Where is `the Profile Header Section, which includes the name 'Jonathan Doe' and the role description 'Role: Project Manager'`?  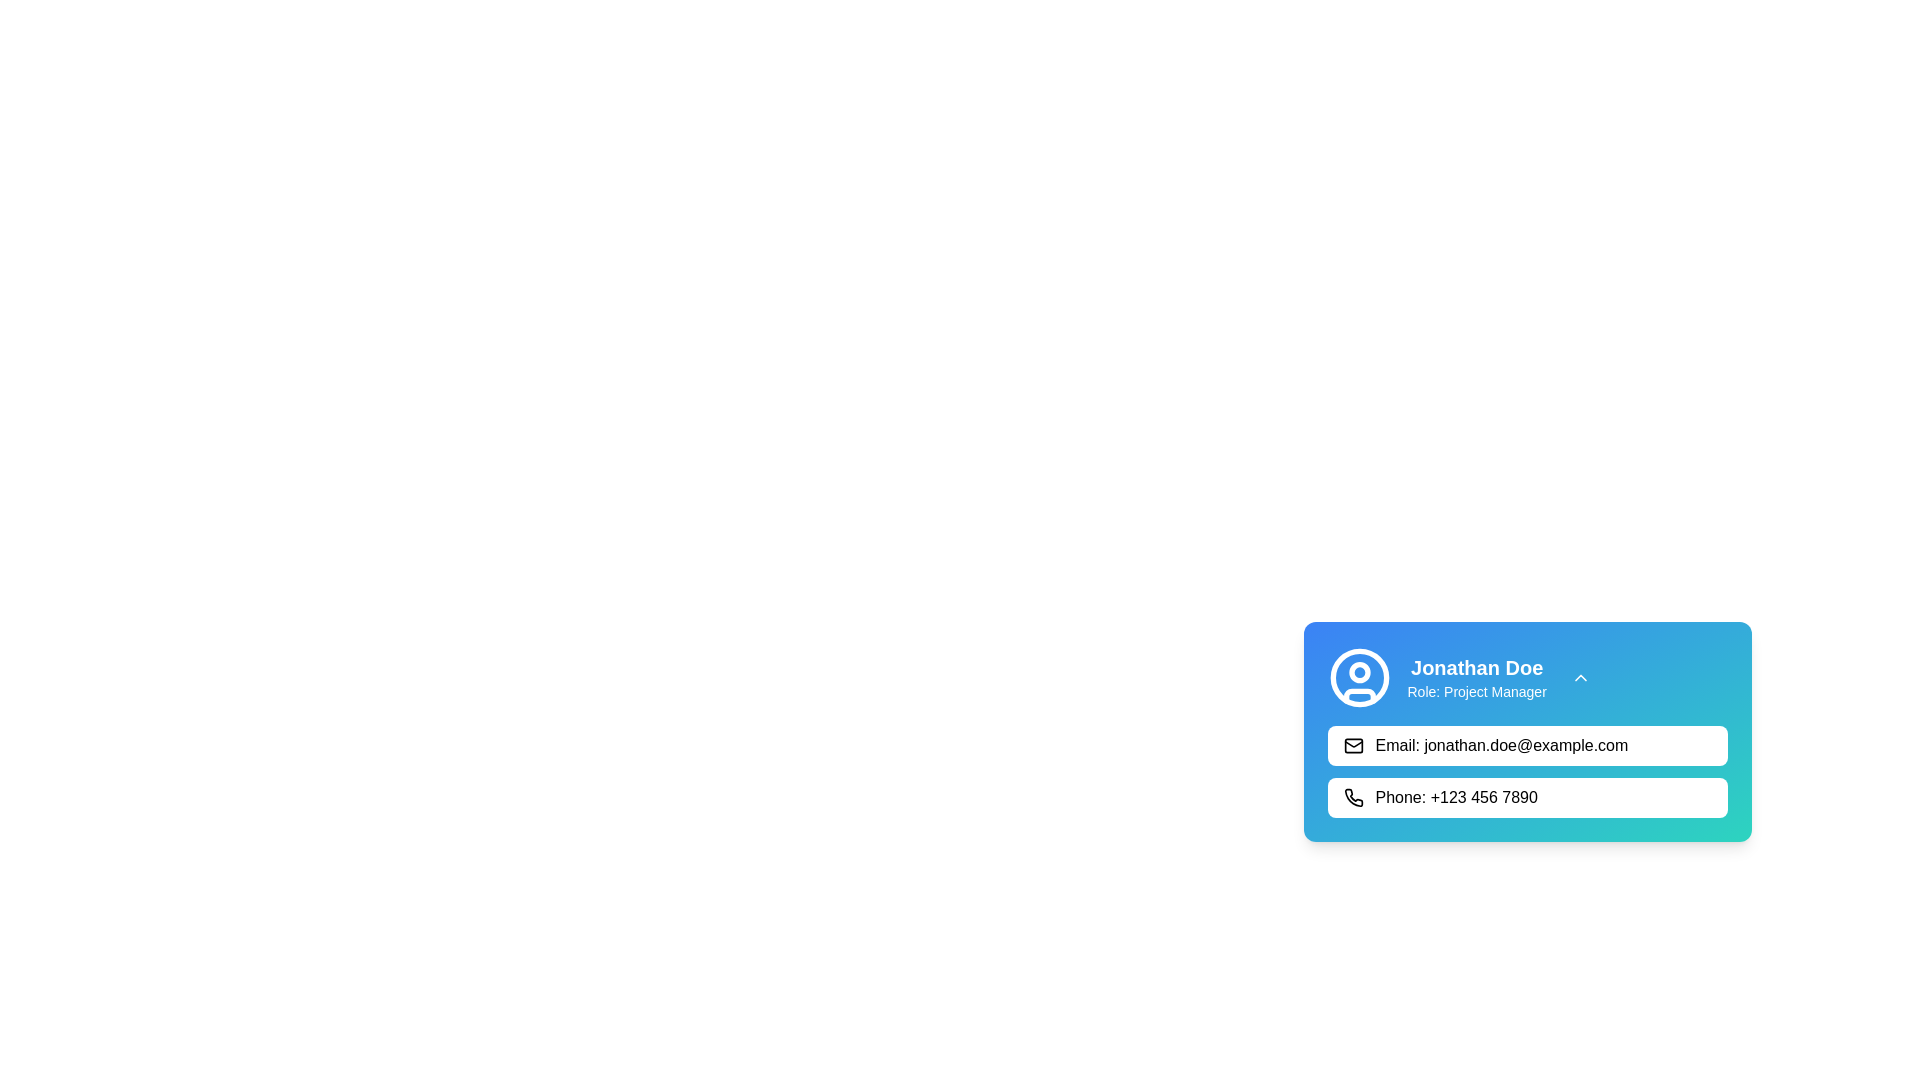
the Profile Header Section, which includes the name 'Jonathan Doe' and the role description 'Role: Project Manager' is located at coordinates (1526, 677).